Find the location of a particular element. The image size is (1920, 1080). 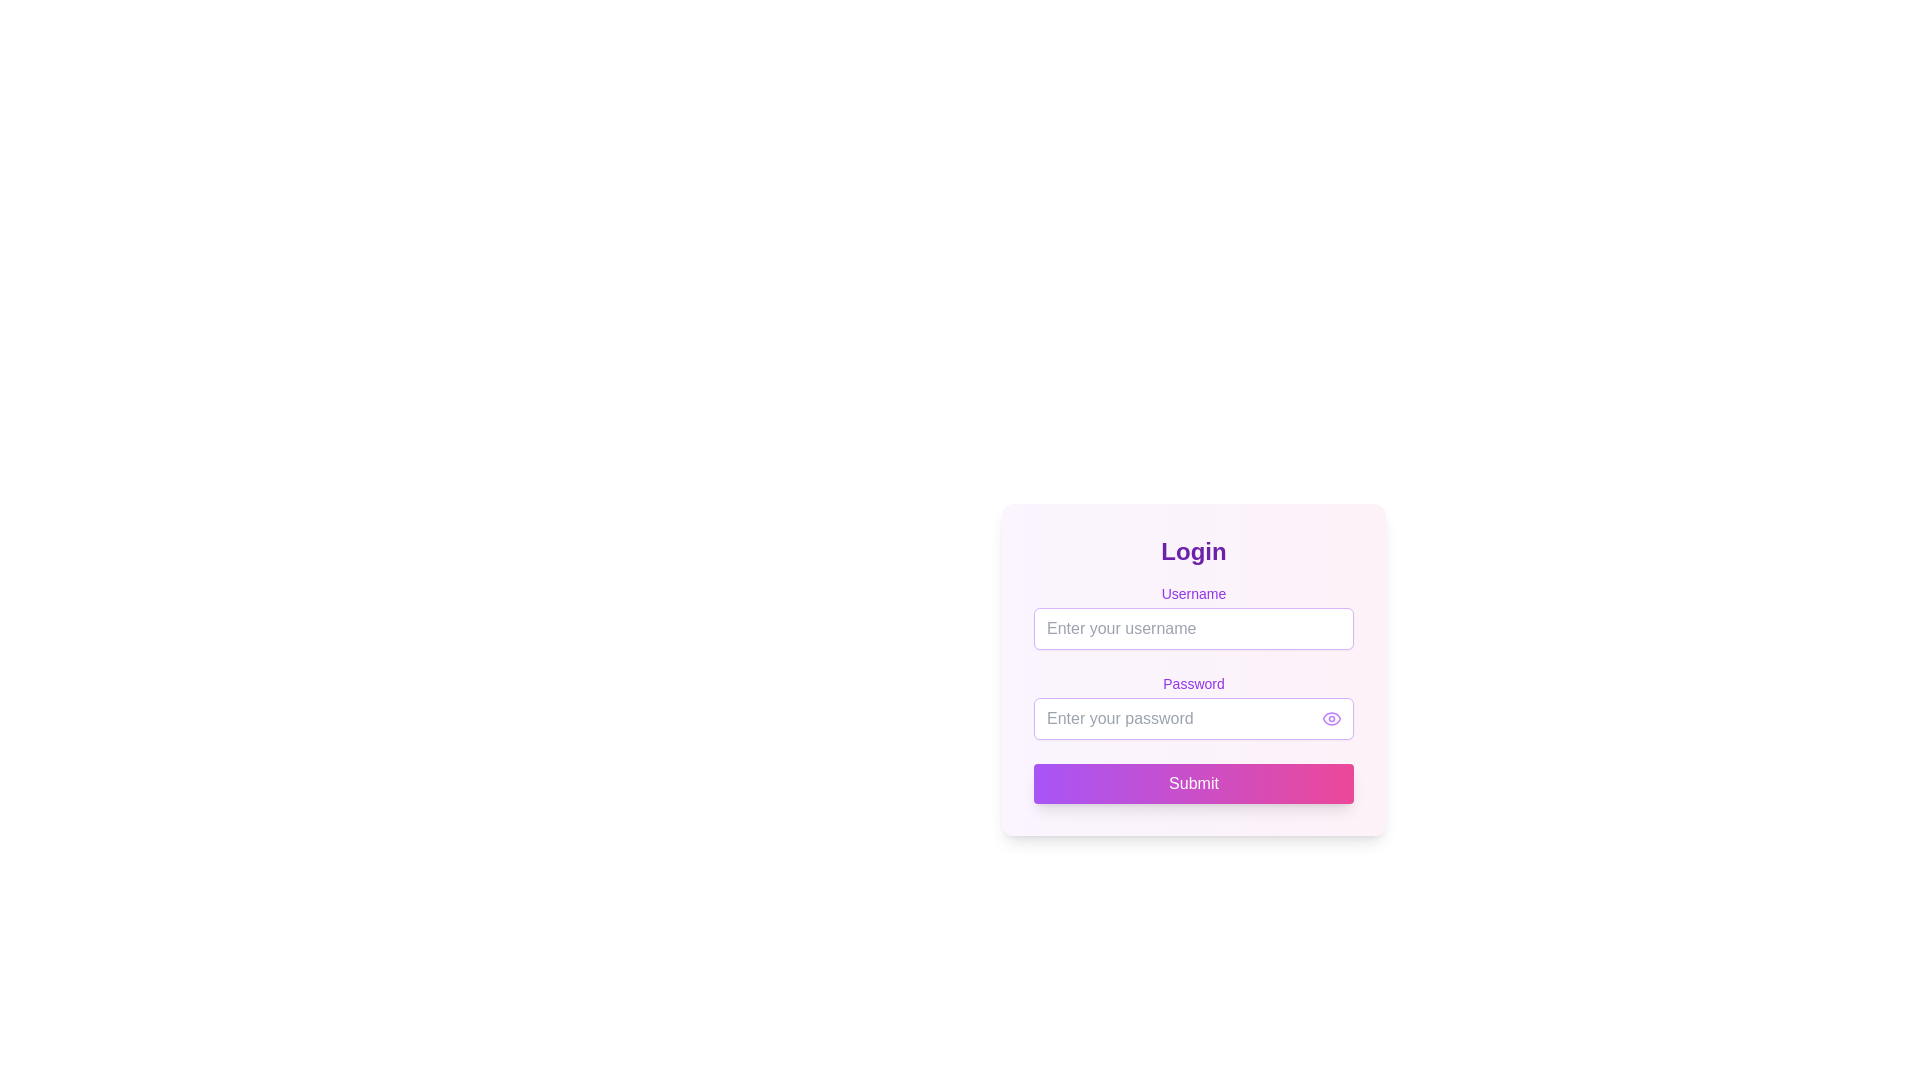

the bold, purple 'Login' text label at the top of the login form interface is located at coordinates (1194, 551).